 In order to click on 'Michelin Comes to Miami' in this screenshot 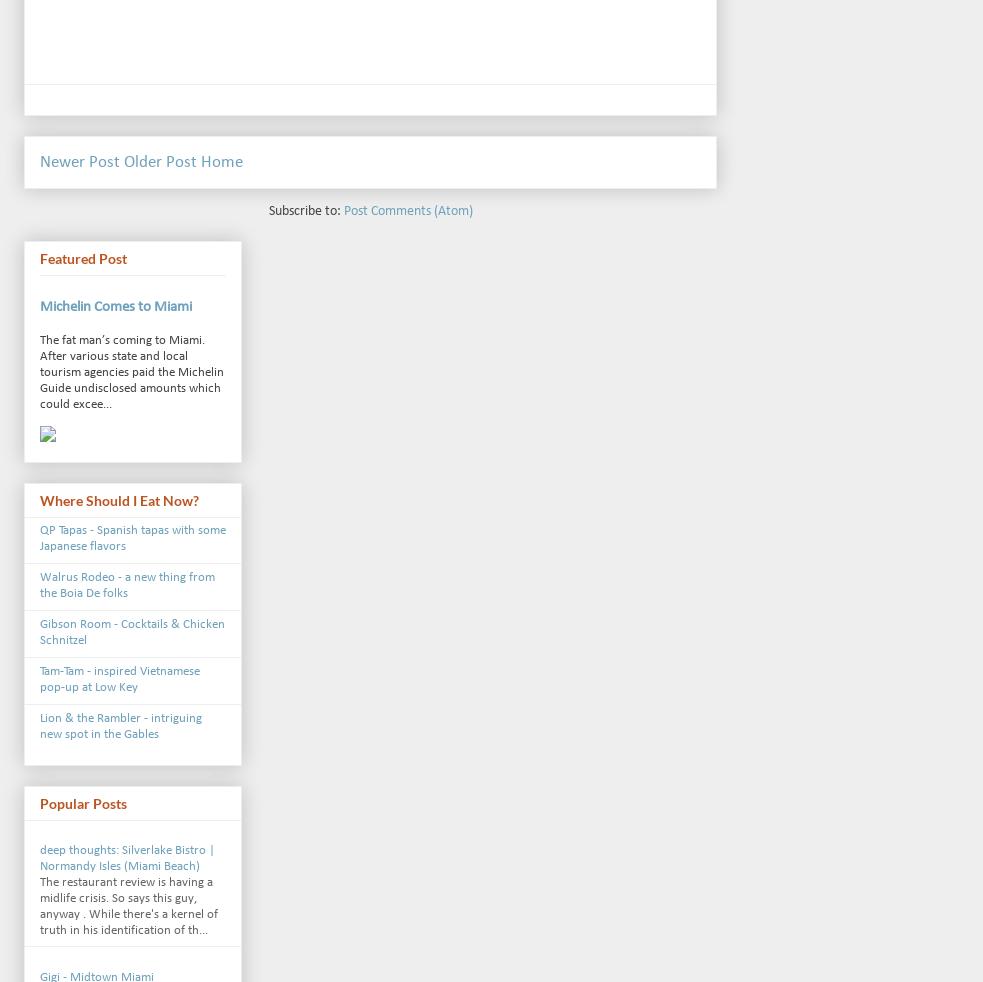, I will do `click(114, 307)`.